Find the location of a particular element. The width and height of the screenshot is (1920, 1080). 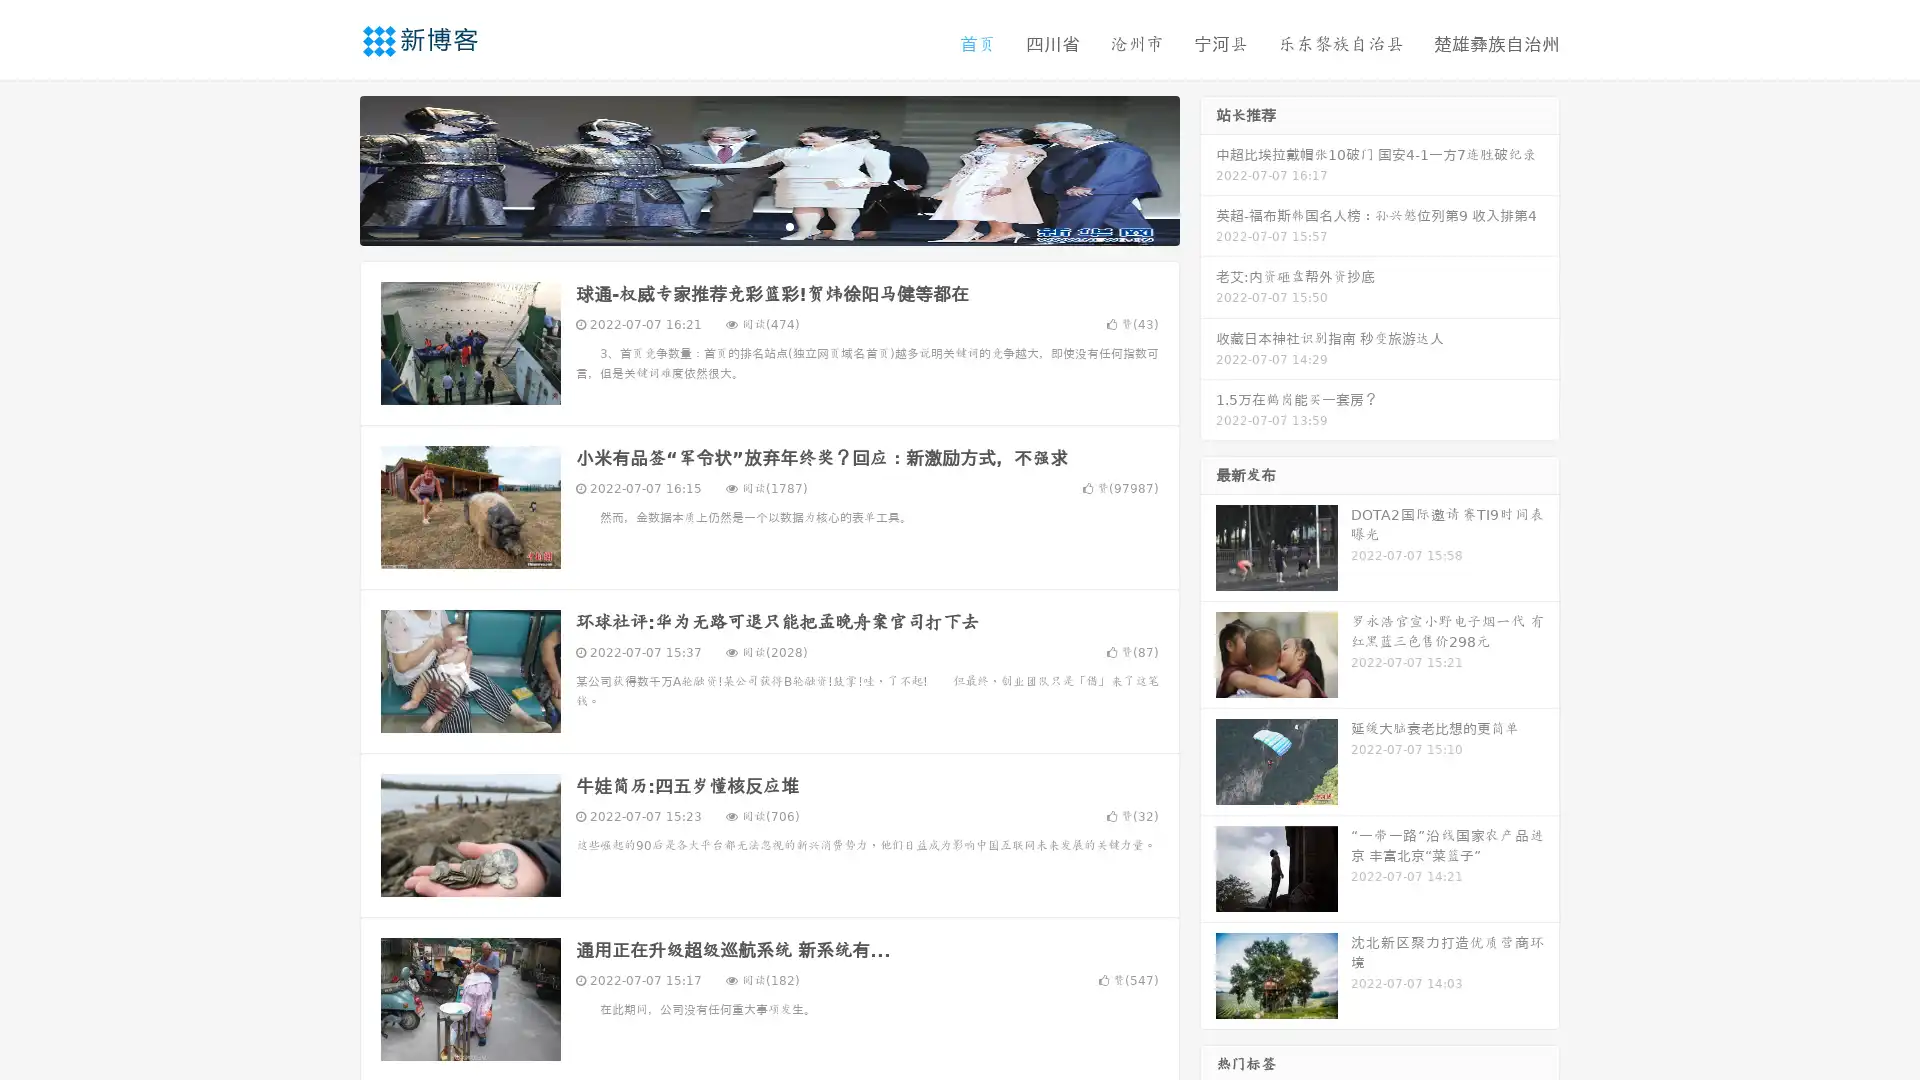

Previous slide is located at coordinates (330, 168).